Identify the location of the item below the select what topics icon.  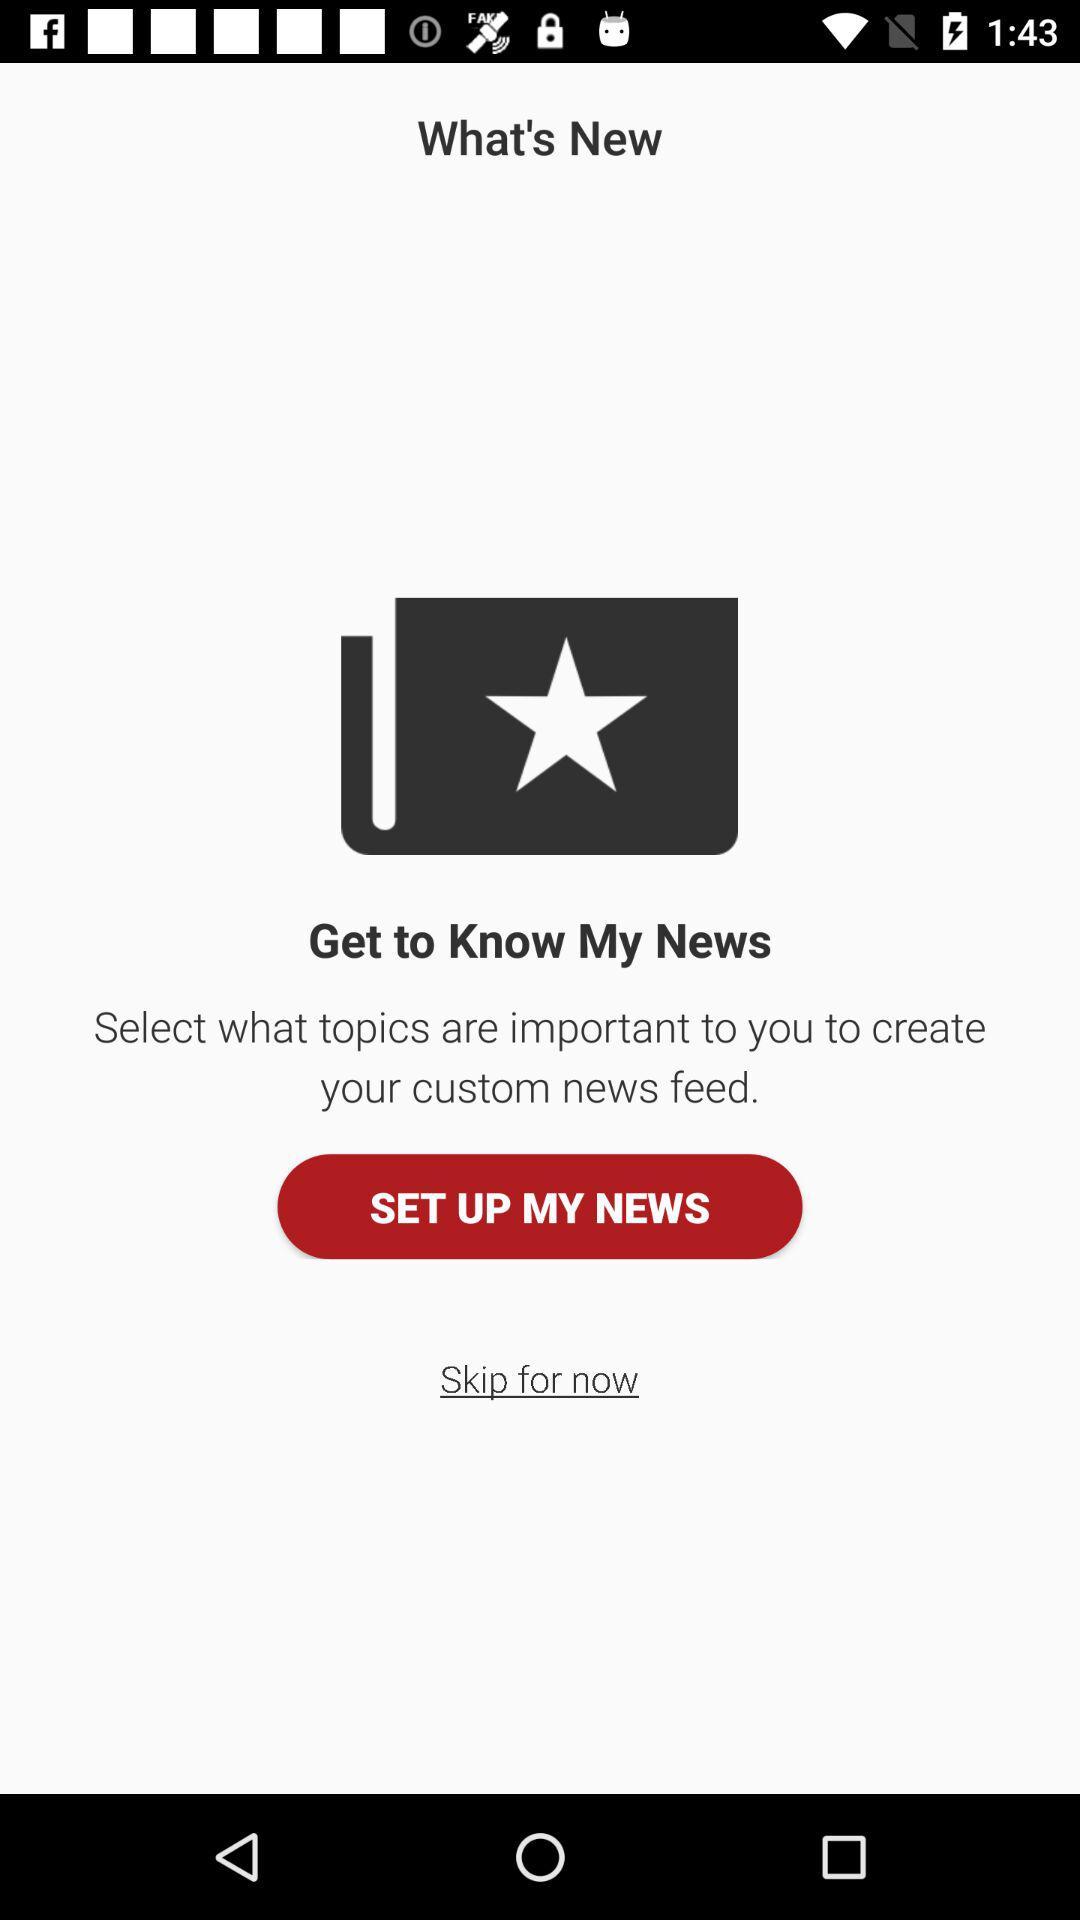
(540, 1205).